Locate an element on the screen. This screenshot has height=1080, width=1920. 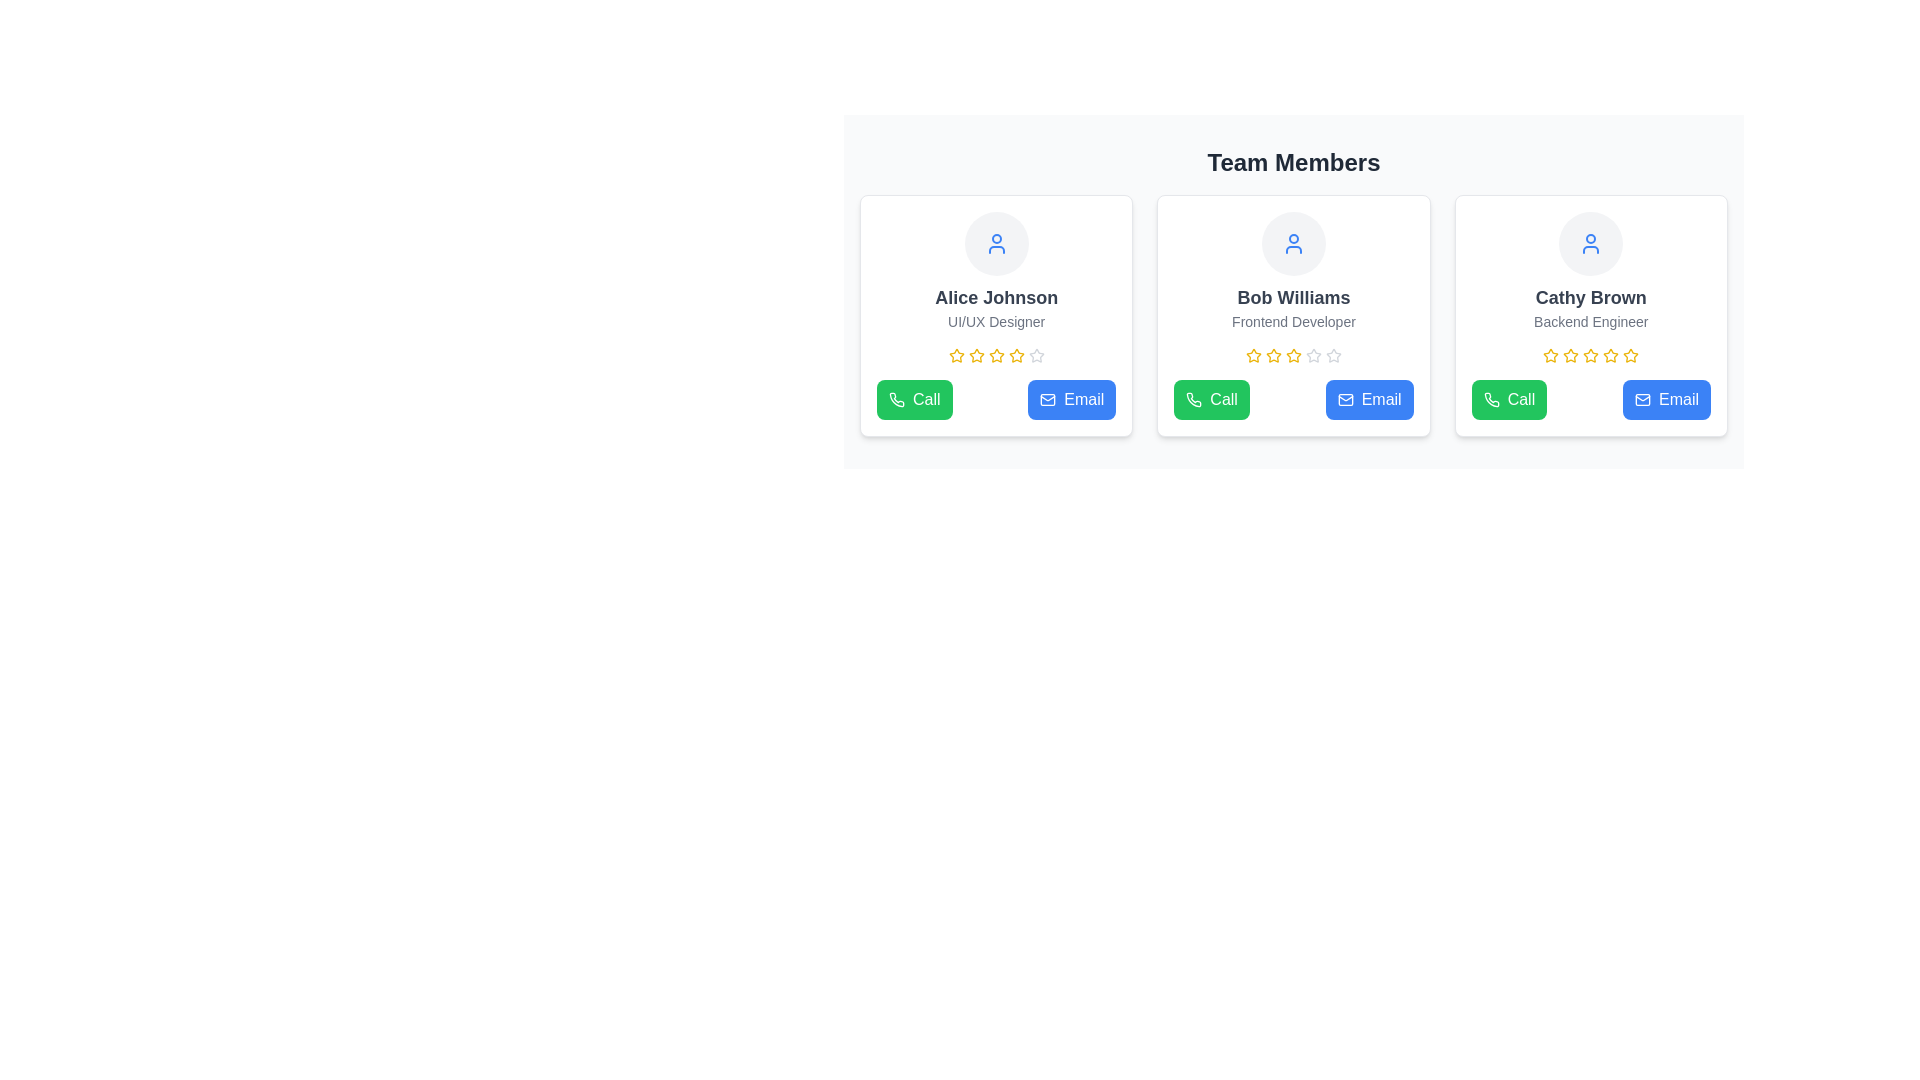
the fifth star icon in the rating row under the 'Alice Johnson' card, which has a yellow outline and is part of the 'Team Members' section is located at coordinates (1016, 354).